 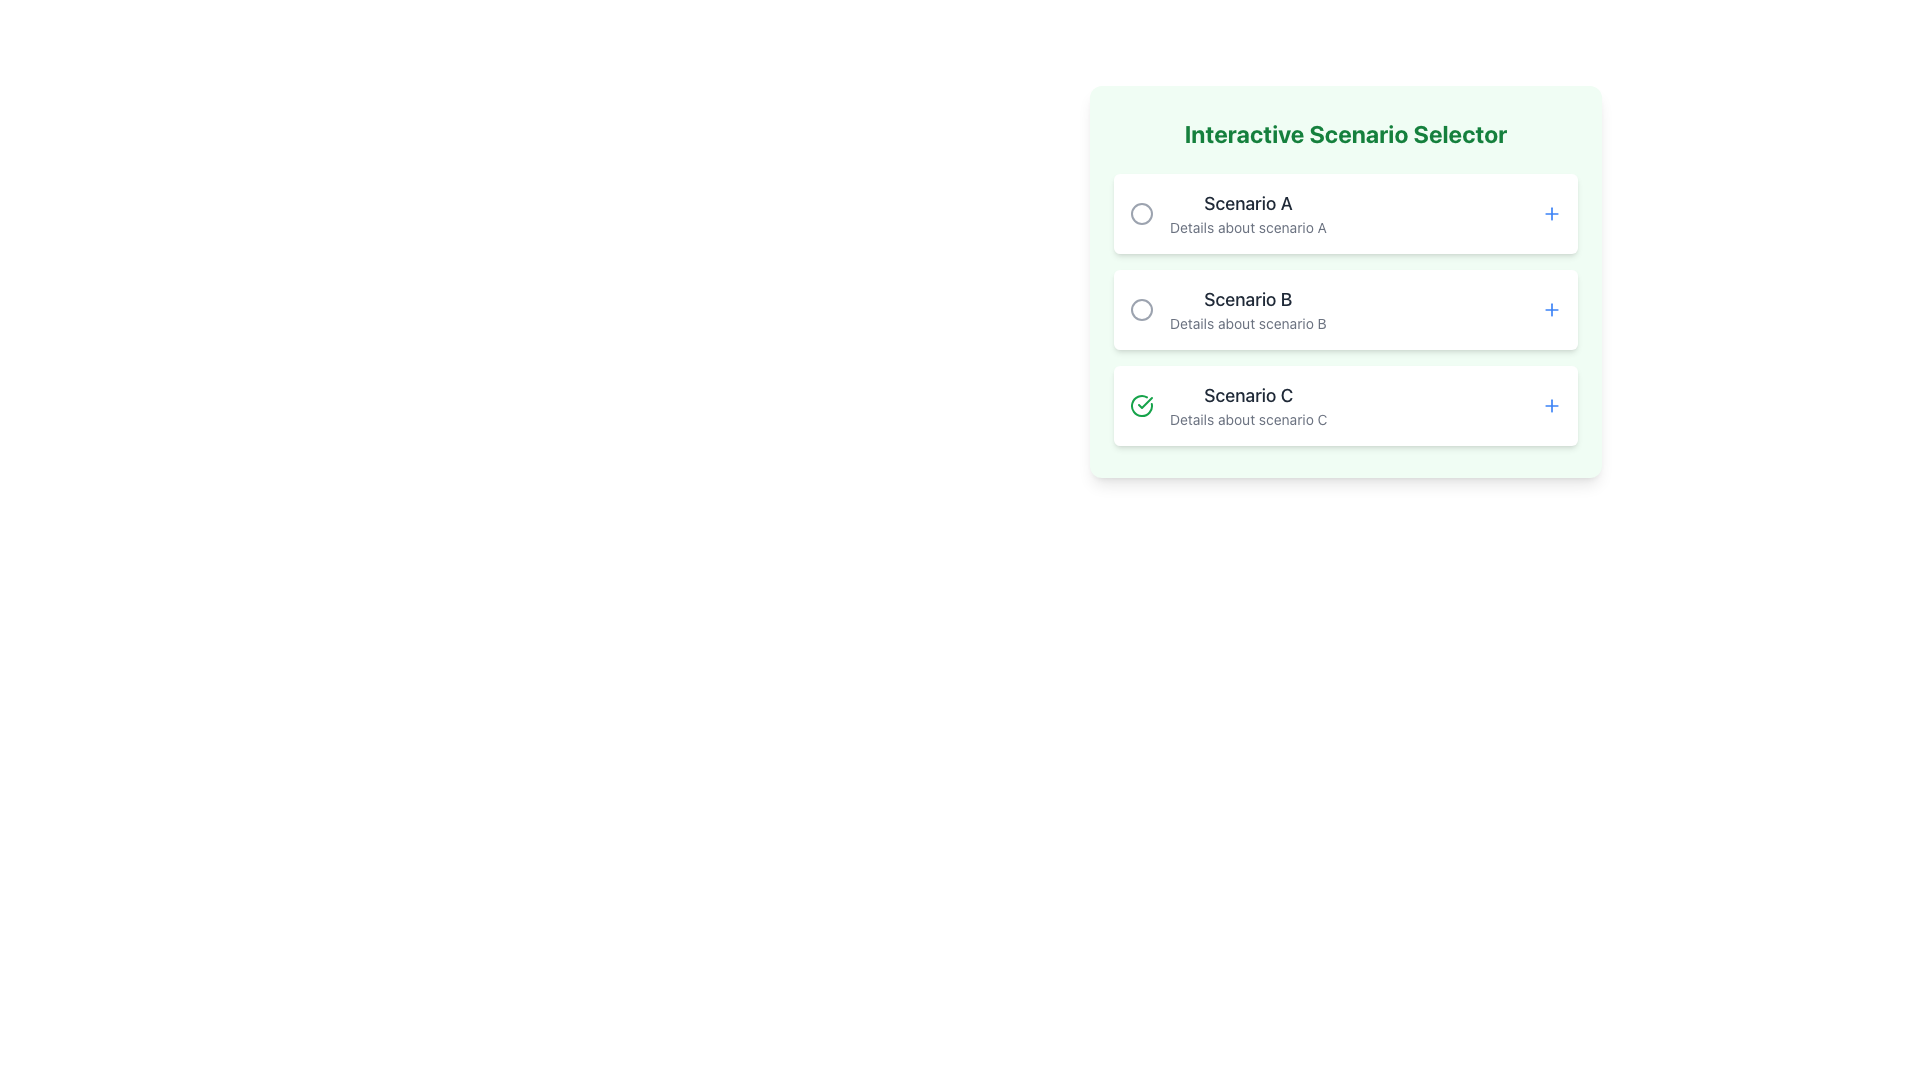 I want to click on the 'Scenario B' informational and interactive group for keyboard navigation, so click(x=1227, y=309).